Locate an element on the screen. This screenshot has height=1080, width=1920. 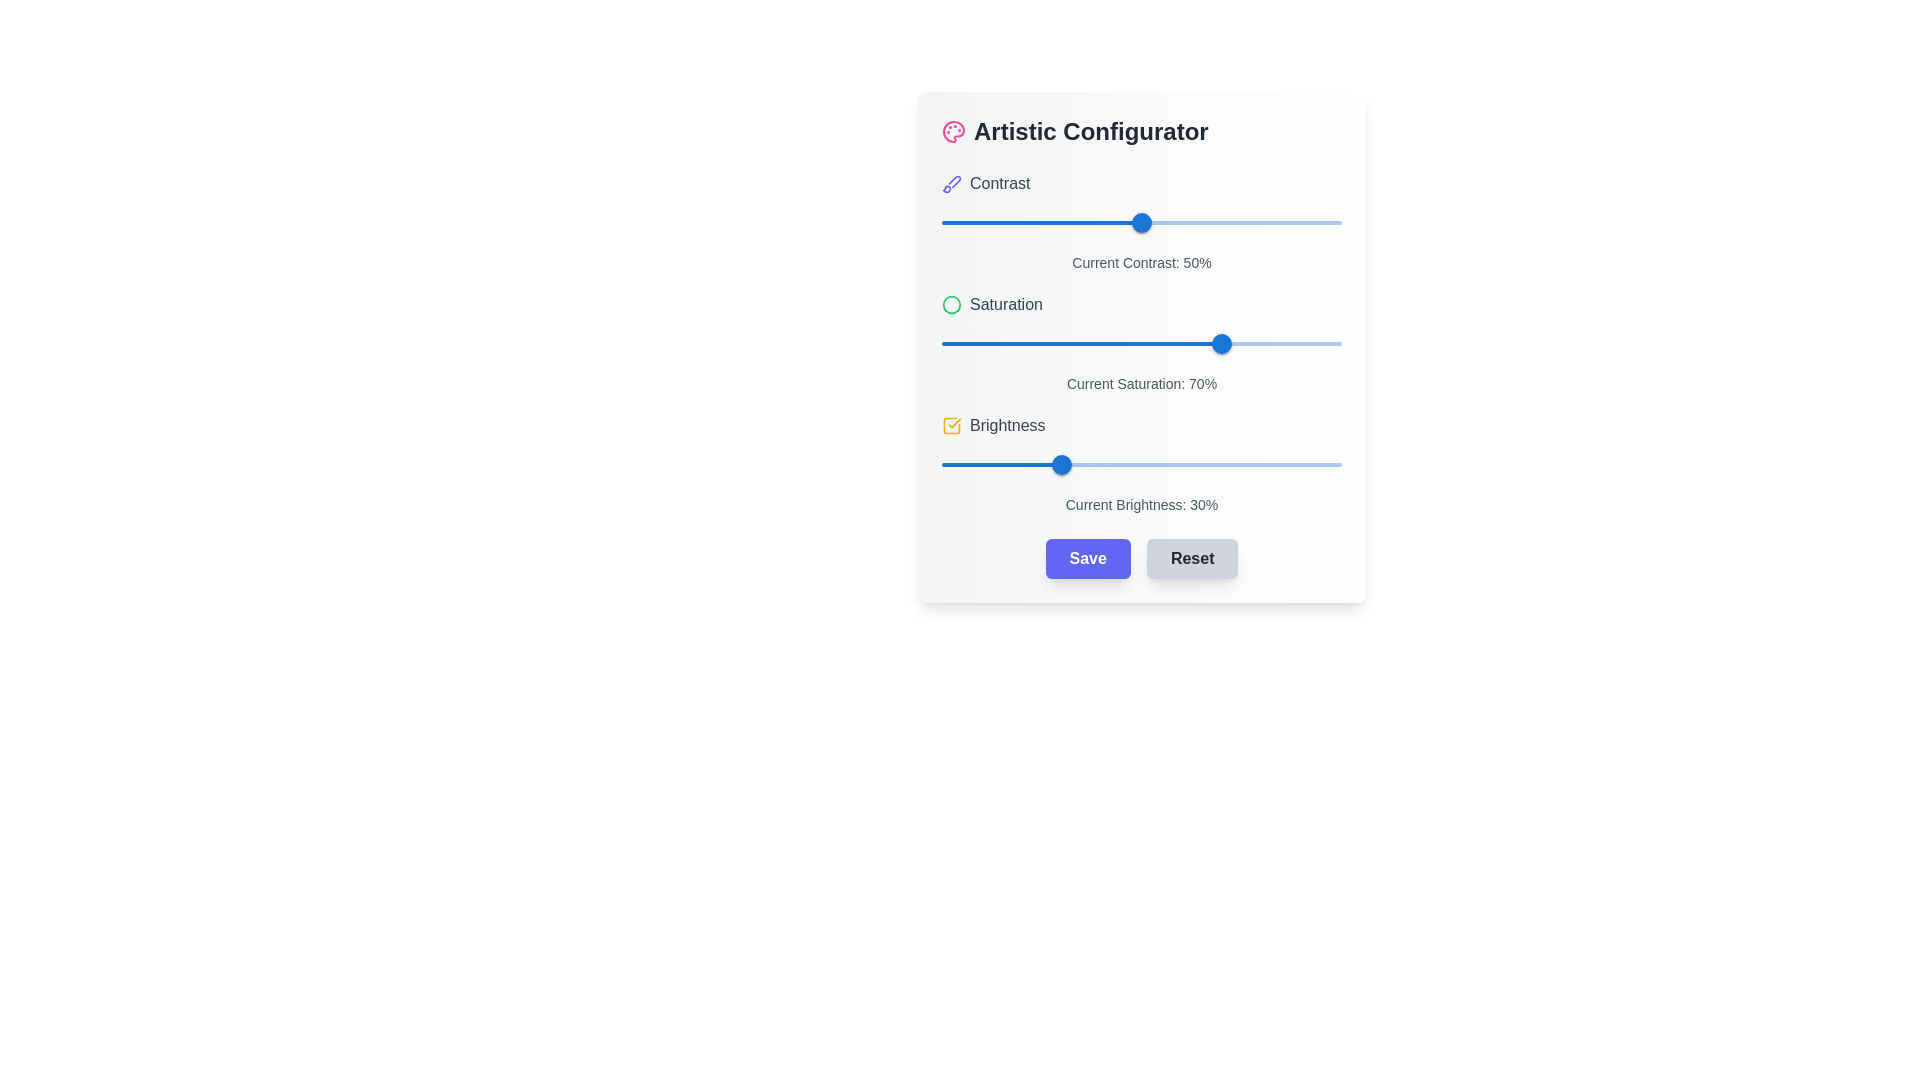
the circular blue slider thumb marked with '50' in the 'Contrast' configuration section for interaction details is located at coordinates (1142, 223).